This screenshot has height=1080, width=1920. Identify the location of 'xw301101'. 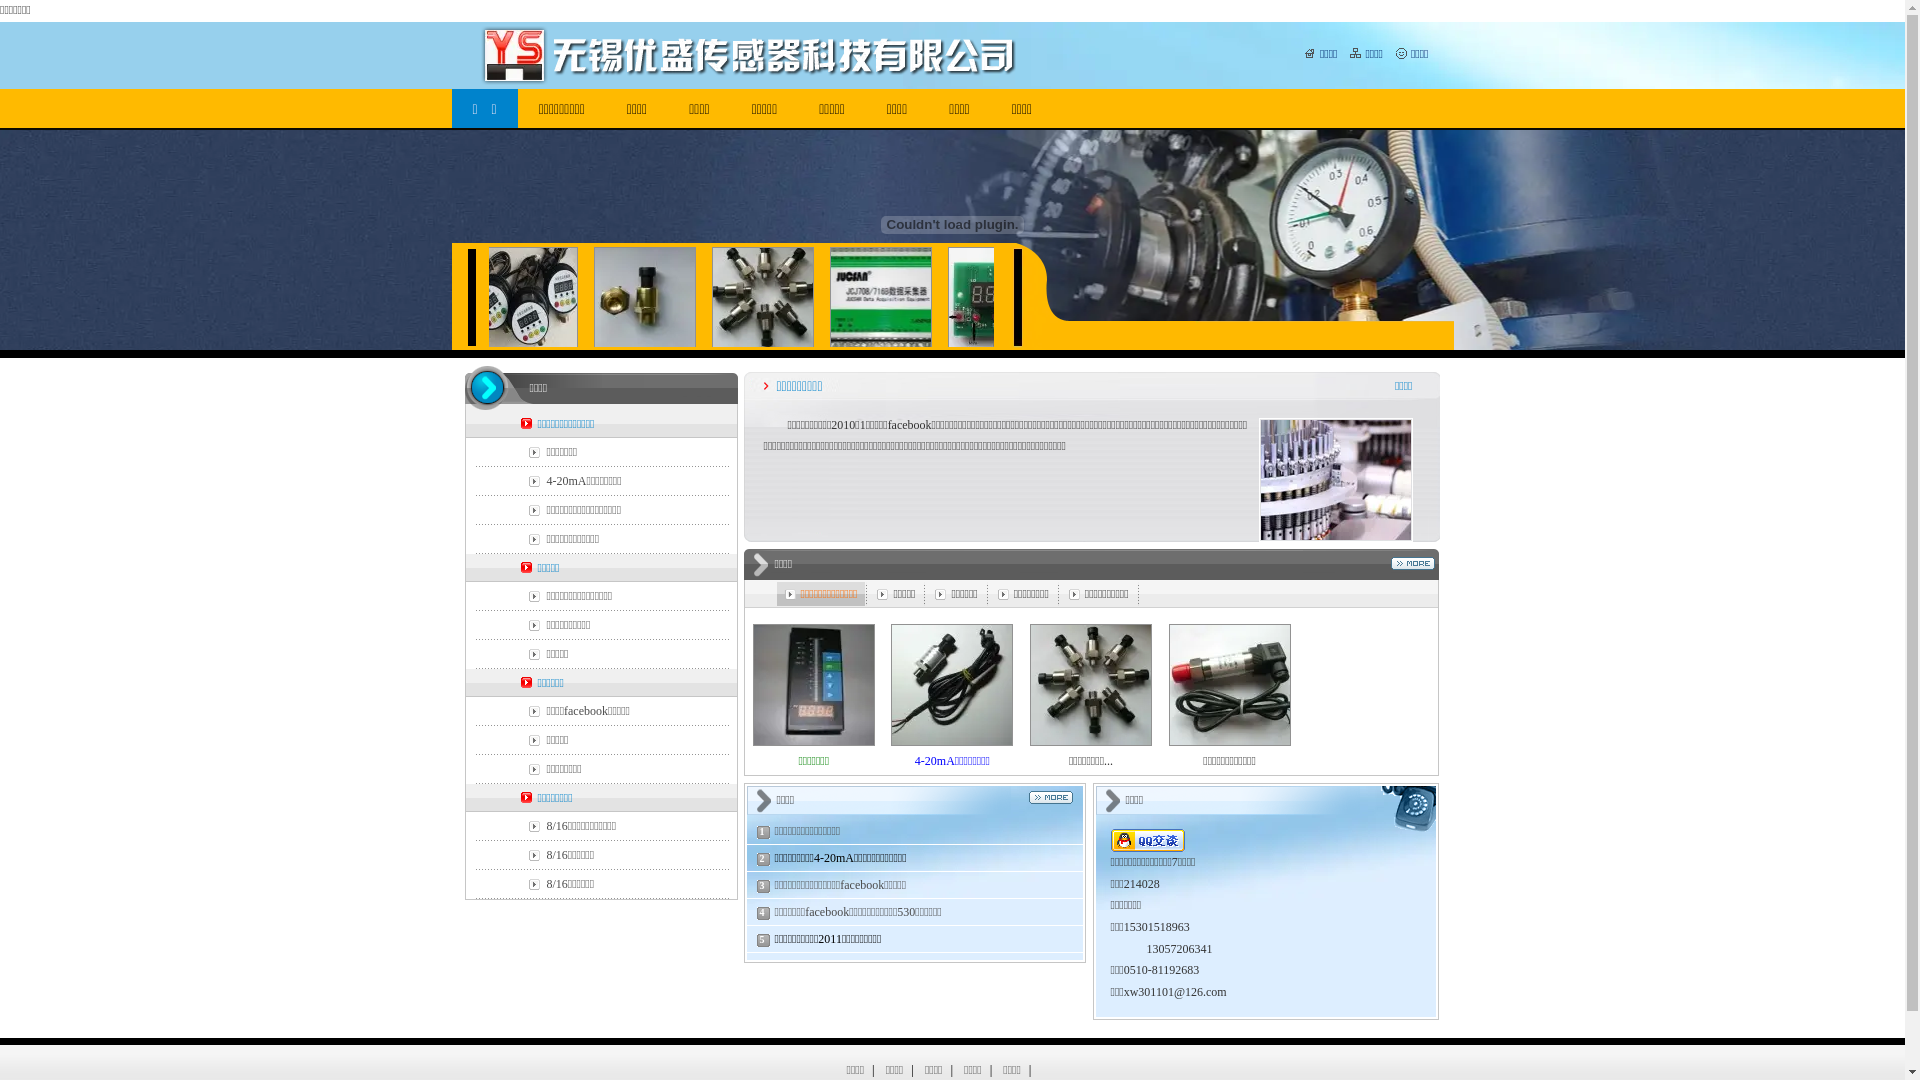
(1123, 991).